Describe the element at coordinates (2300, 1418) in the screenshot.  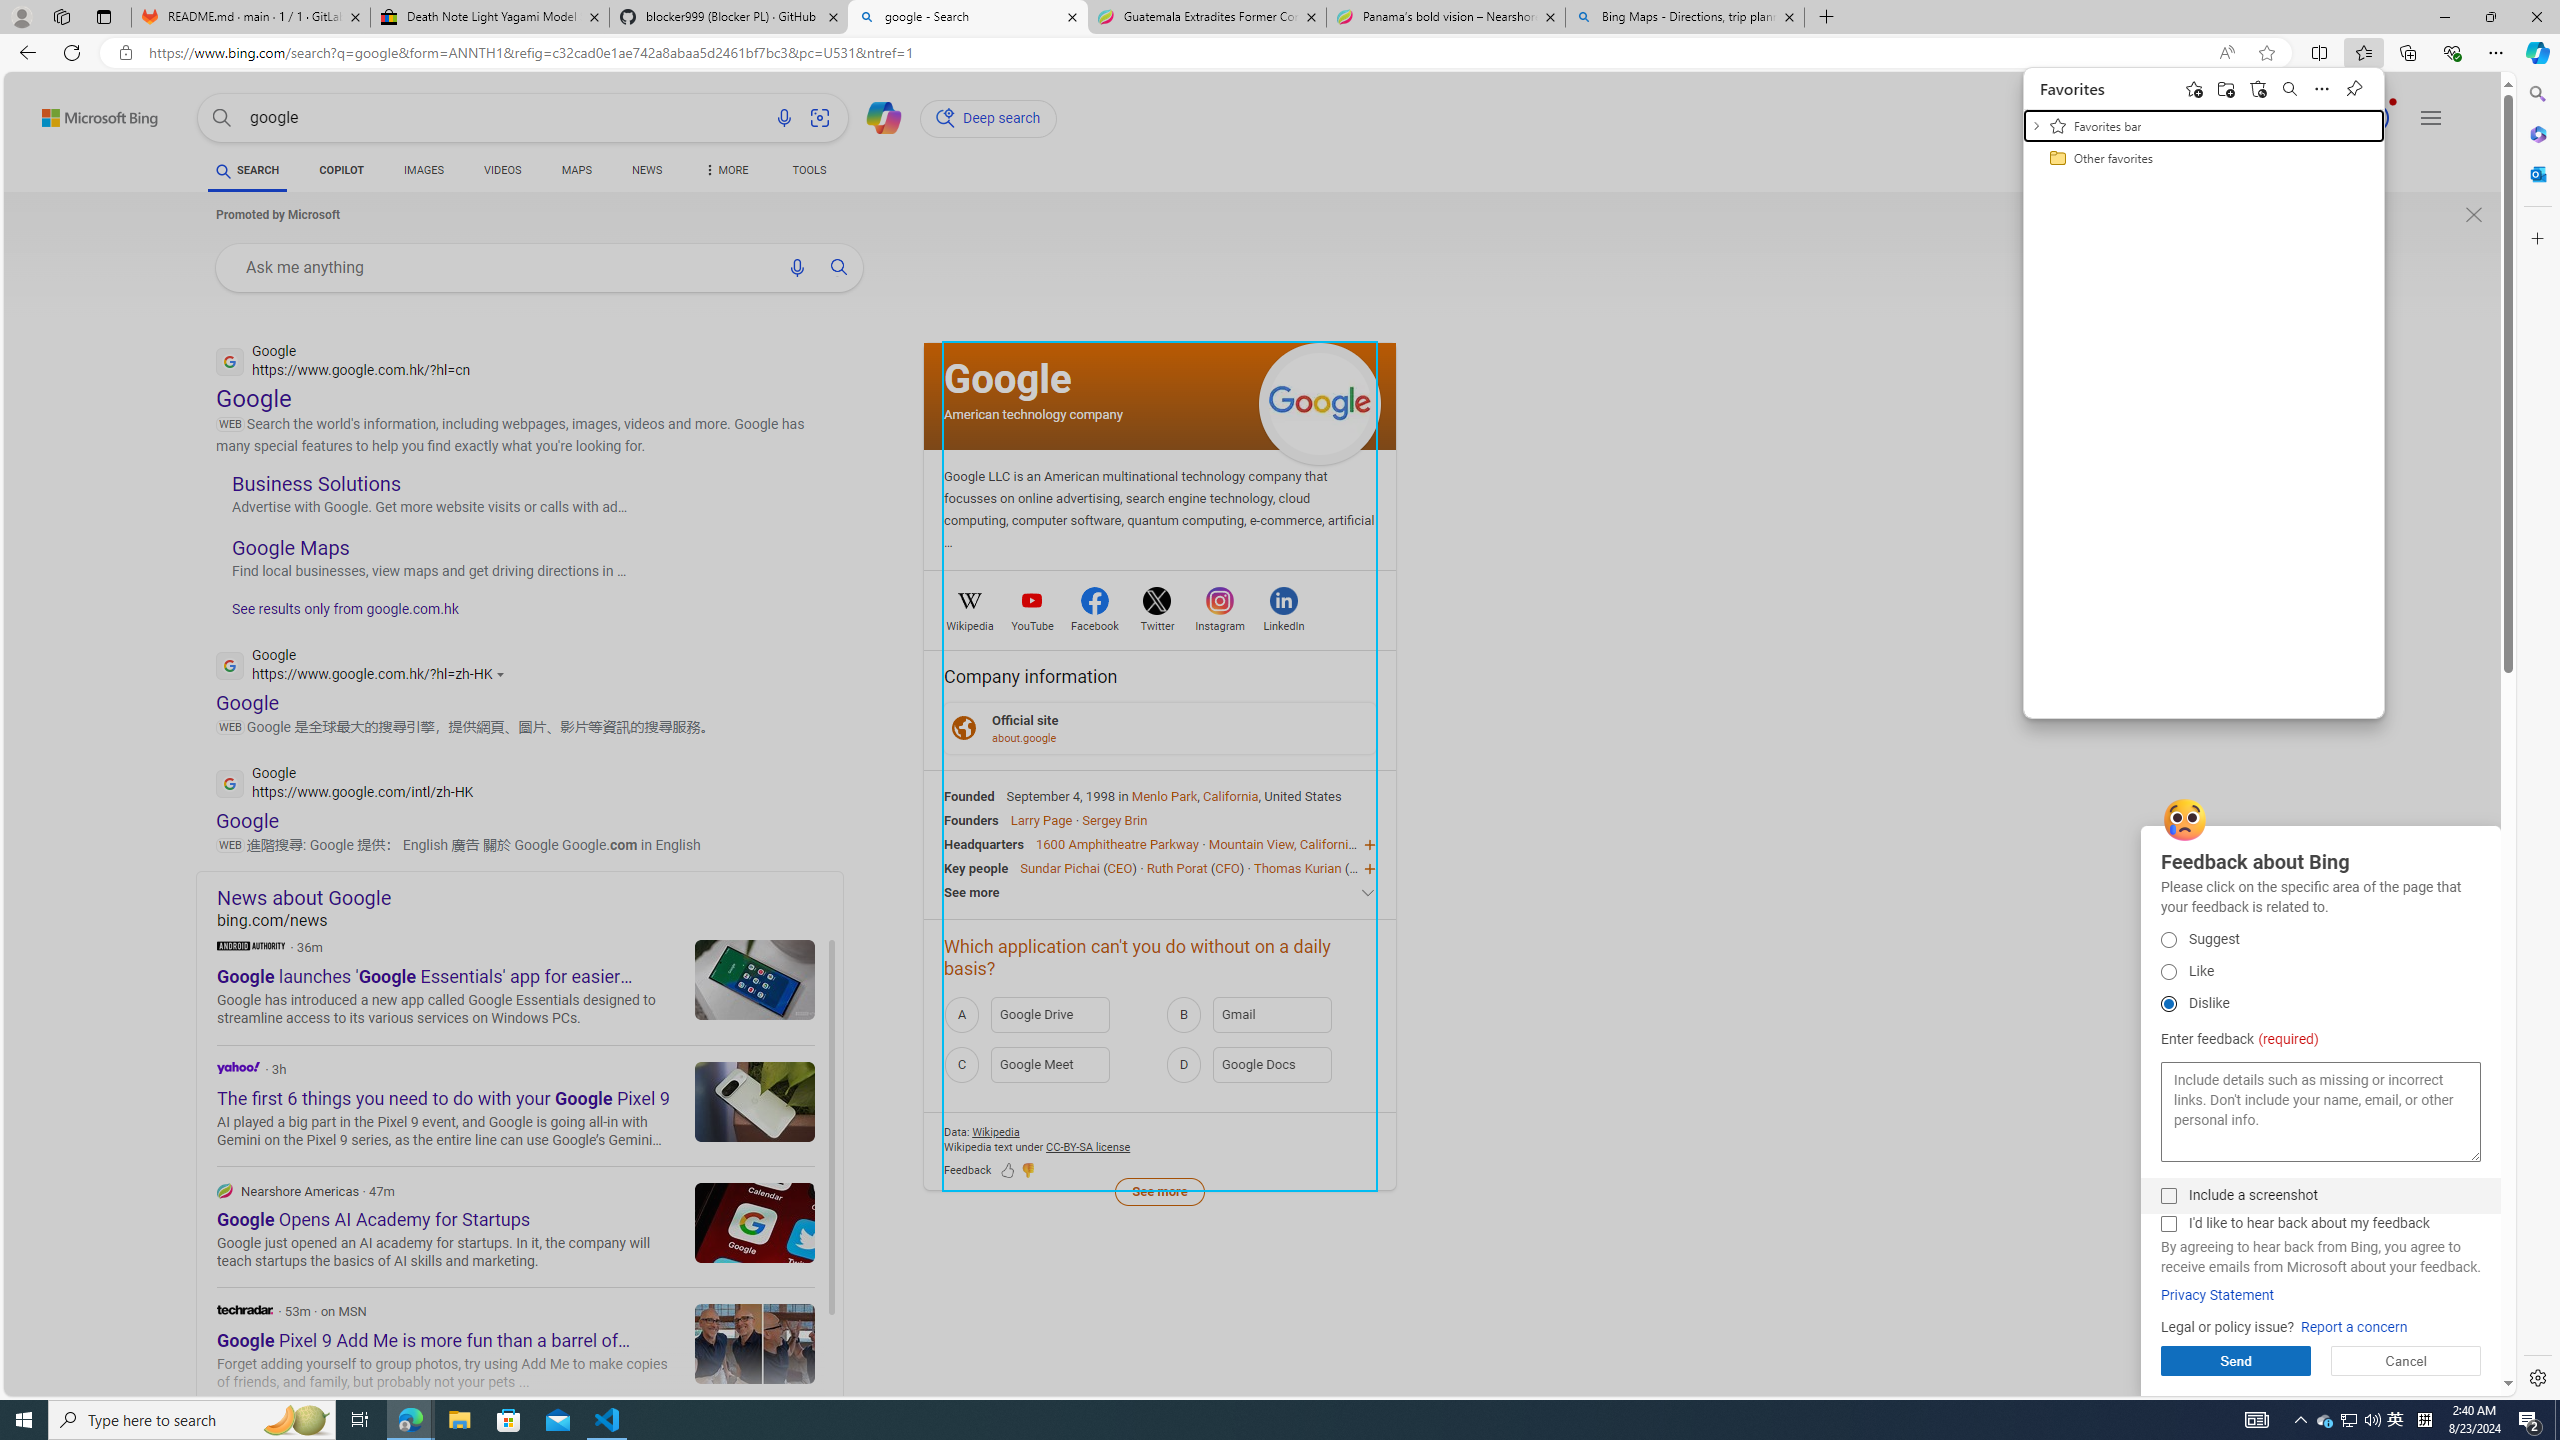
I see `'Notification Chevron'` at that location.